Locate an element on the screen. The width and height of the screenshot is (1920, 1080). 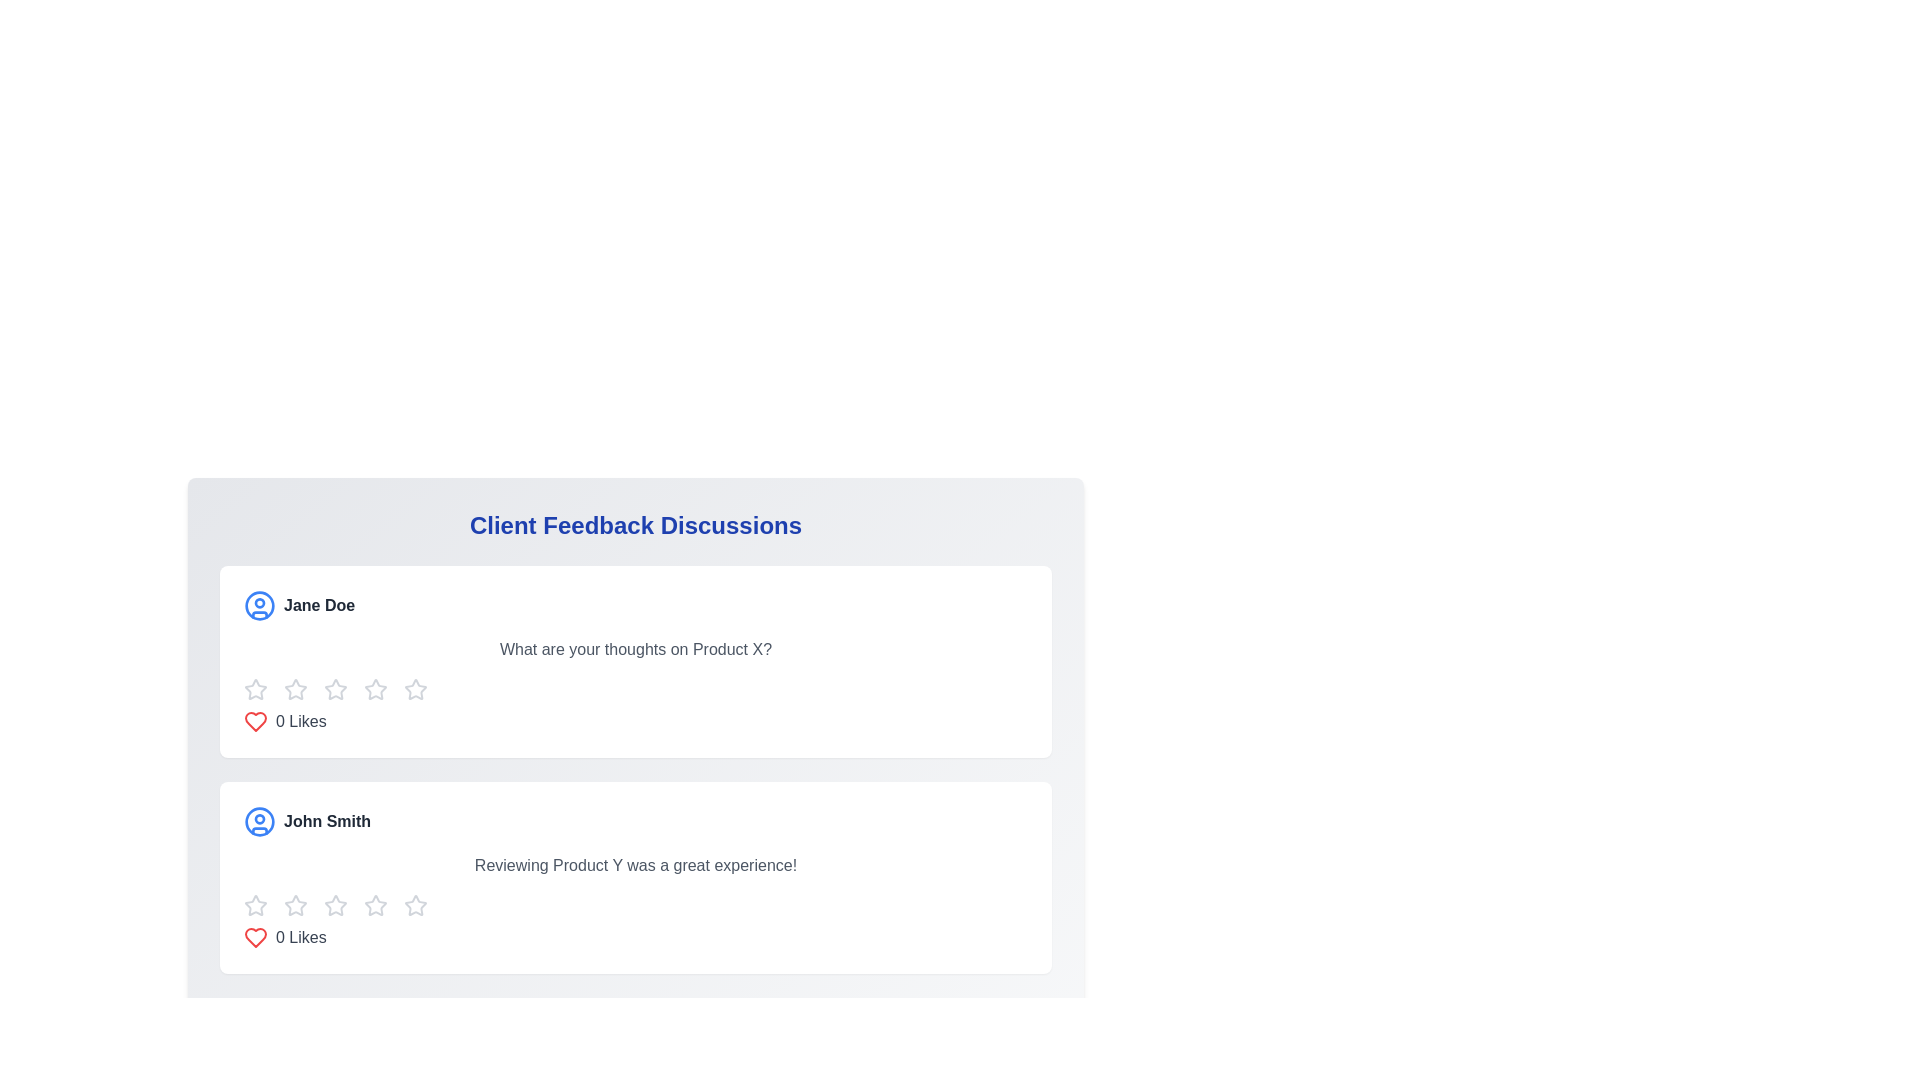
the innermost SVG circle representing the user's profile icon in the feedback list is located at coordinates (258, 604).